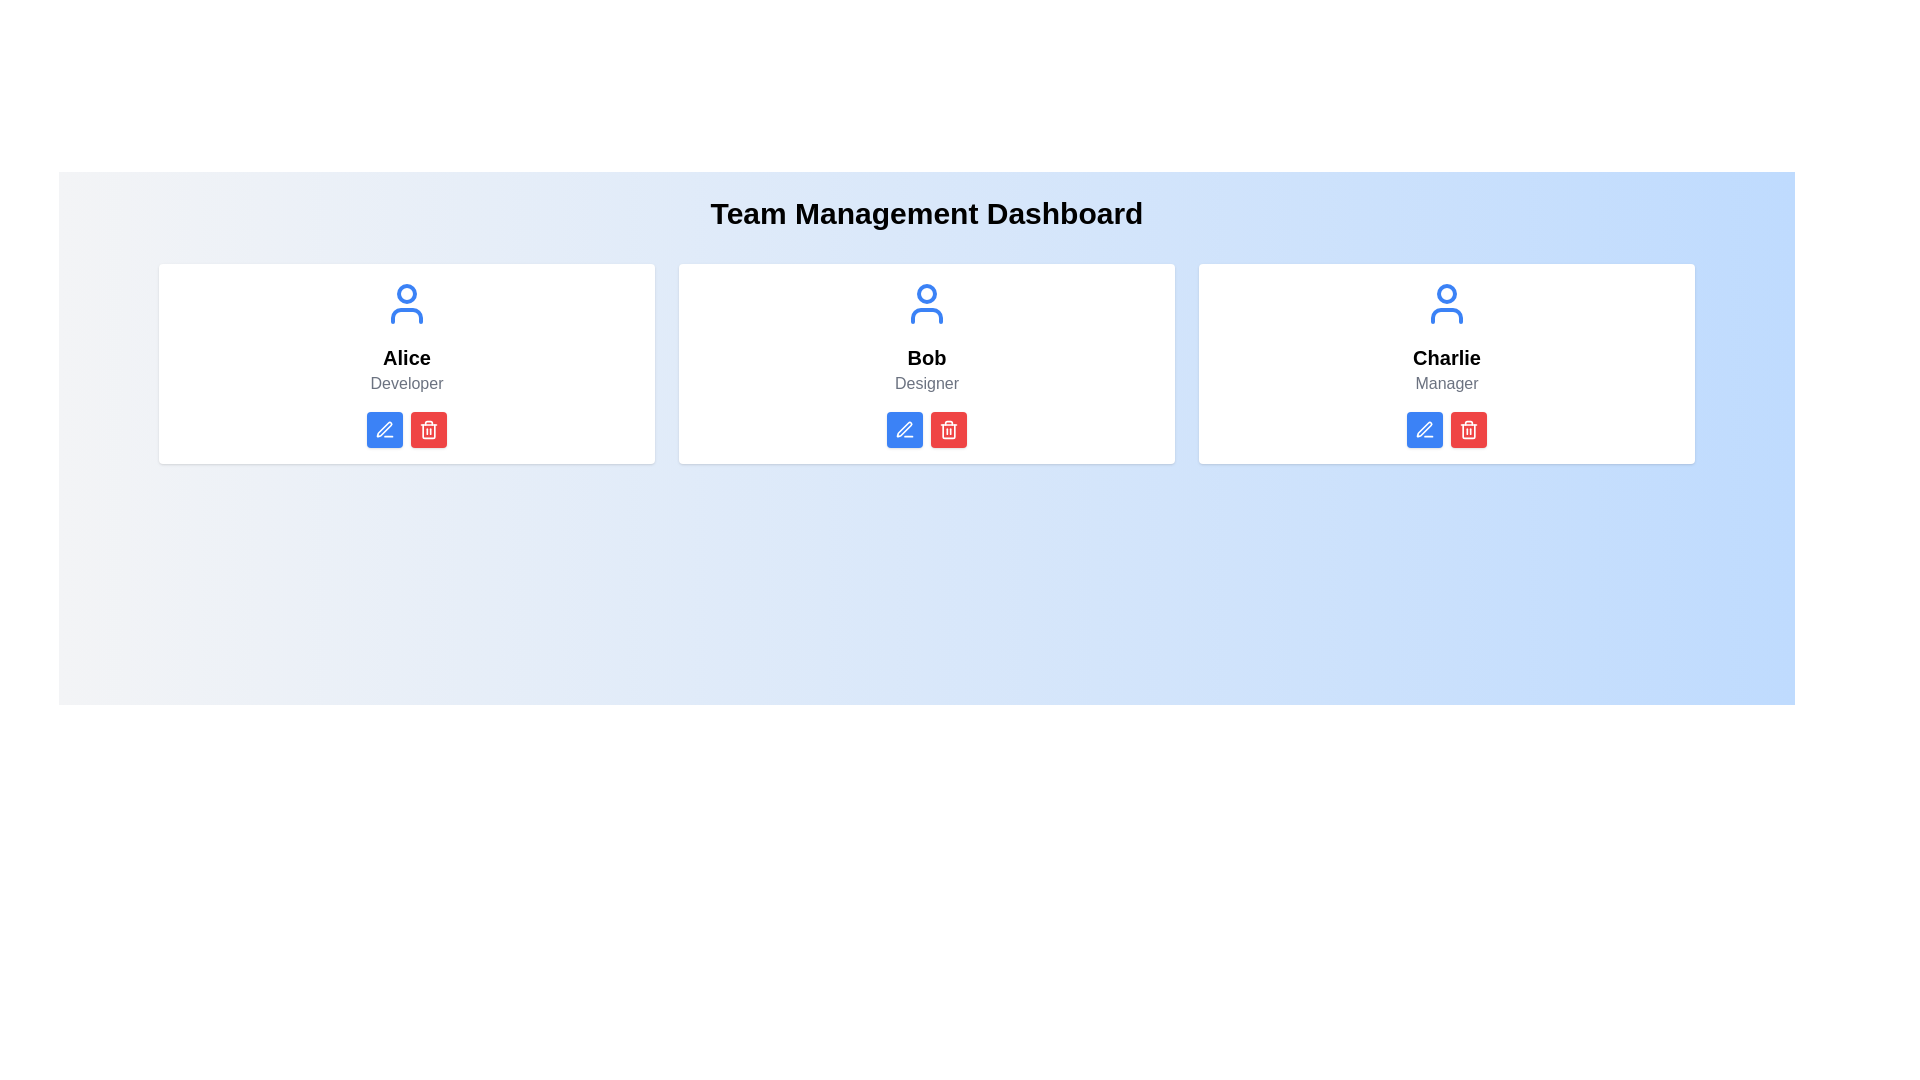  Describe the element at coordinates (384, 428) in the screenshot. I see `the blue rectangular button with rounded corners containing a white pen icon, located below the 'Alice, Developer' card in the Team Management Dashboard` at that location.